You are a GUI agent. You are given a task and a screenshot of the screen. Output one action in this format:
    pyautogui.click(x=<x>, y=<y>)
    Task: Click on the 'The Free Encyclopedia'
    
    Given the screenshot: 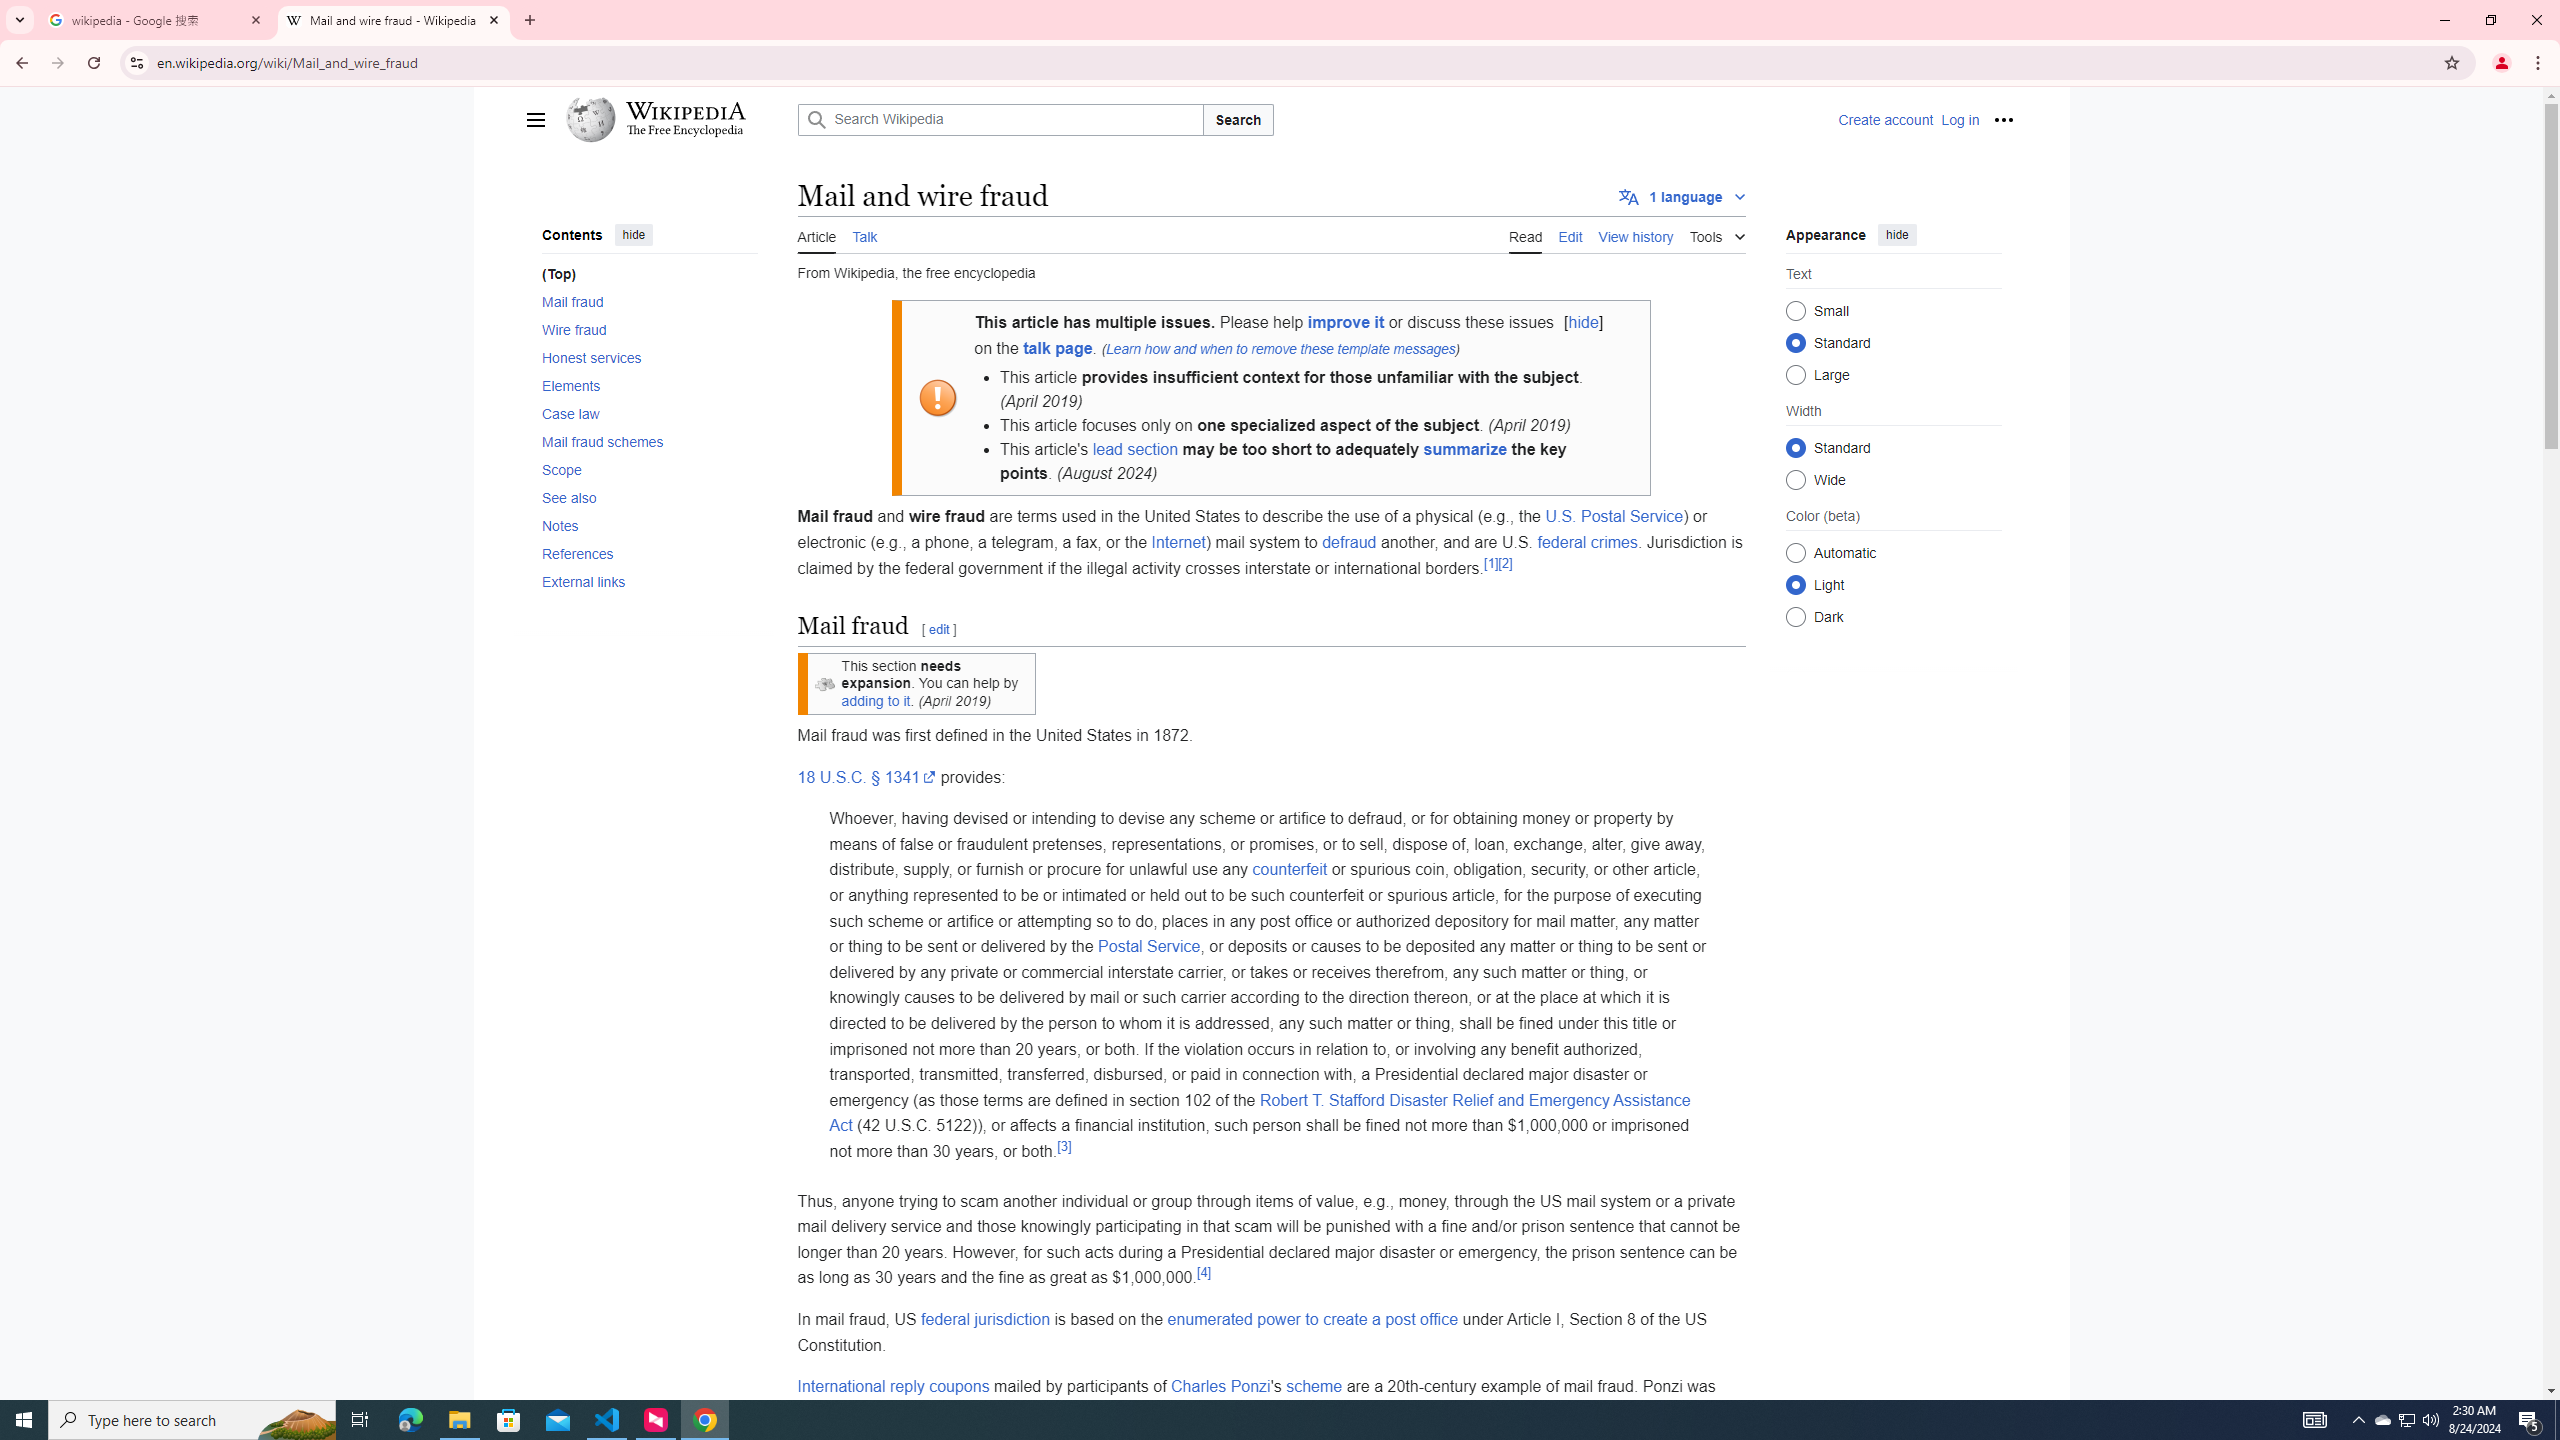 What is the action you would take?
    pyautogui.click(x=685, y=130)
    